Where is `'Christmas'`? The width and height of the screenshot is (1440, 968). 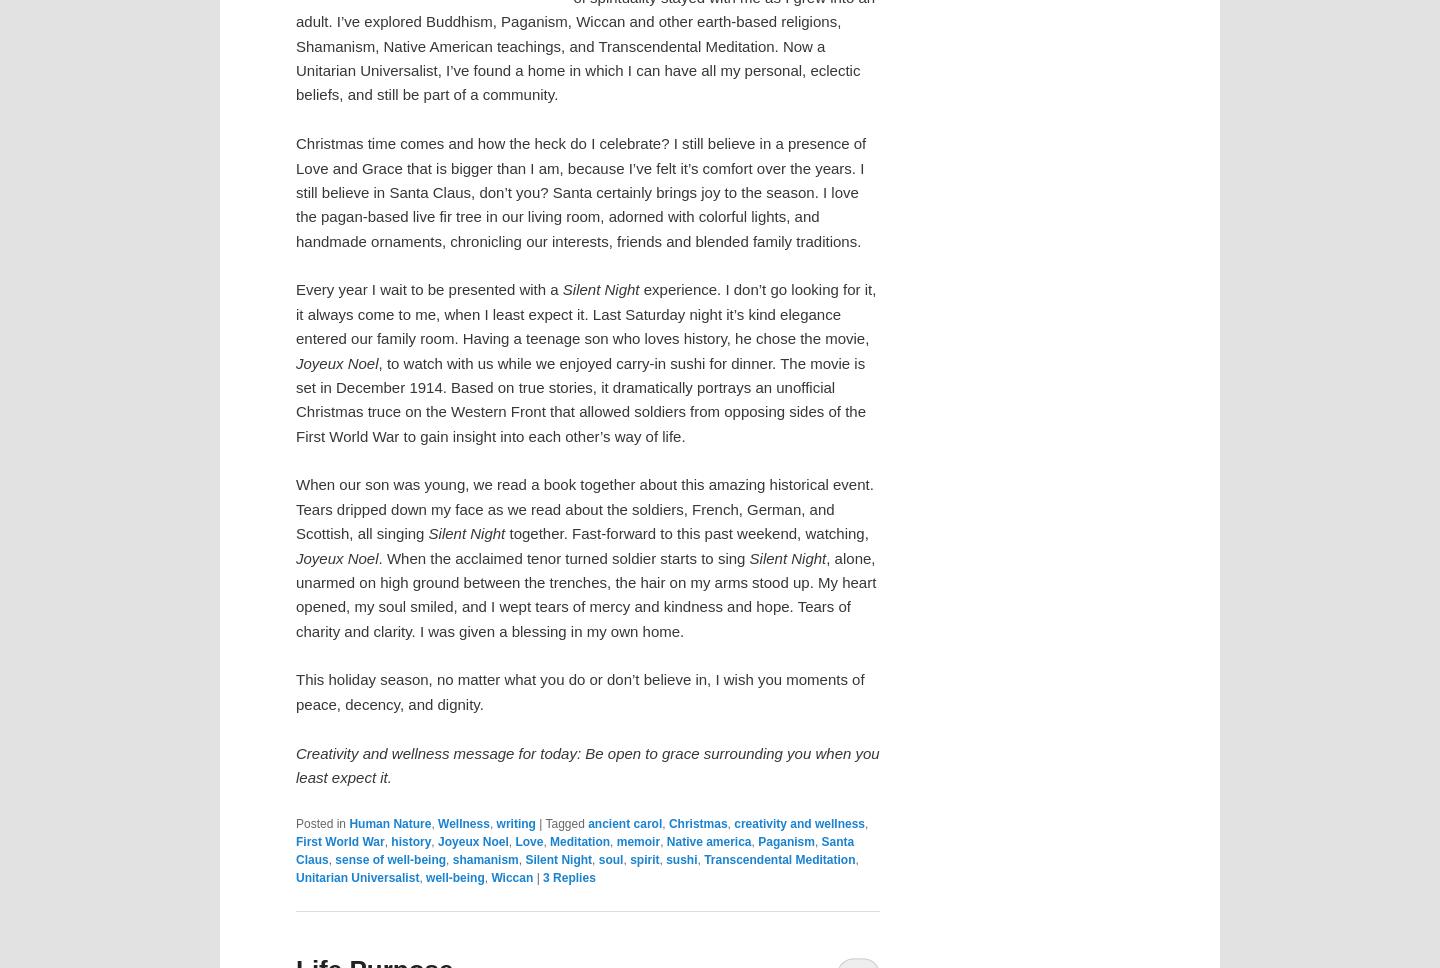
'Christmas' is located at coordinates (697, 822).